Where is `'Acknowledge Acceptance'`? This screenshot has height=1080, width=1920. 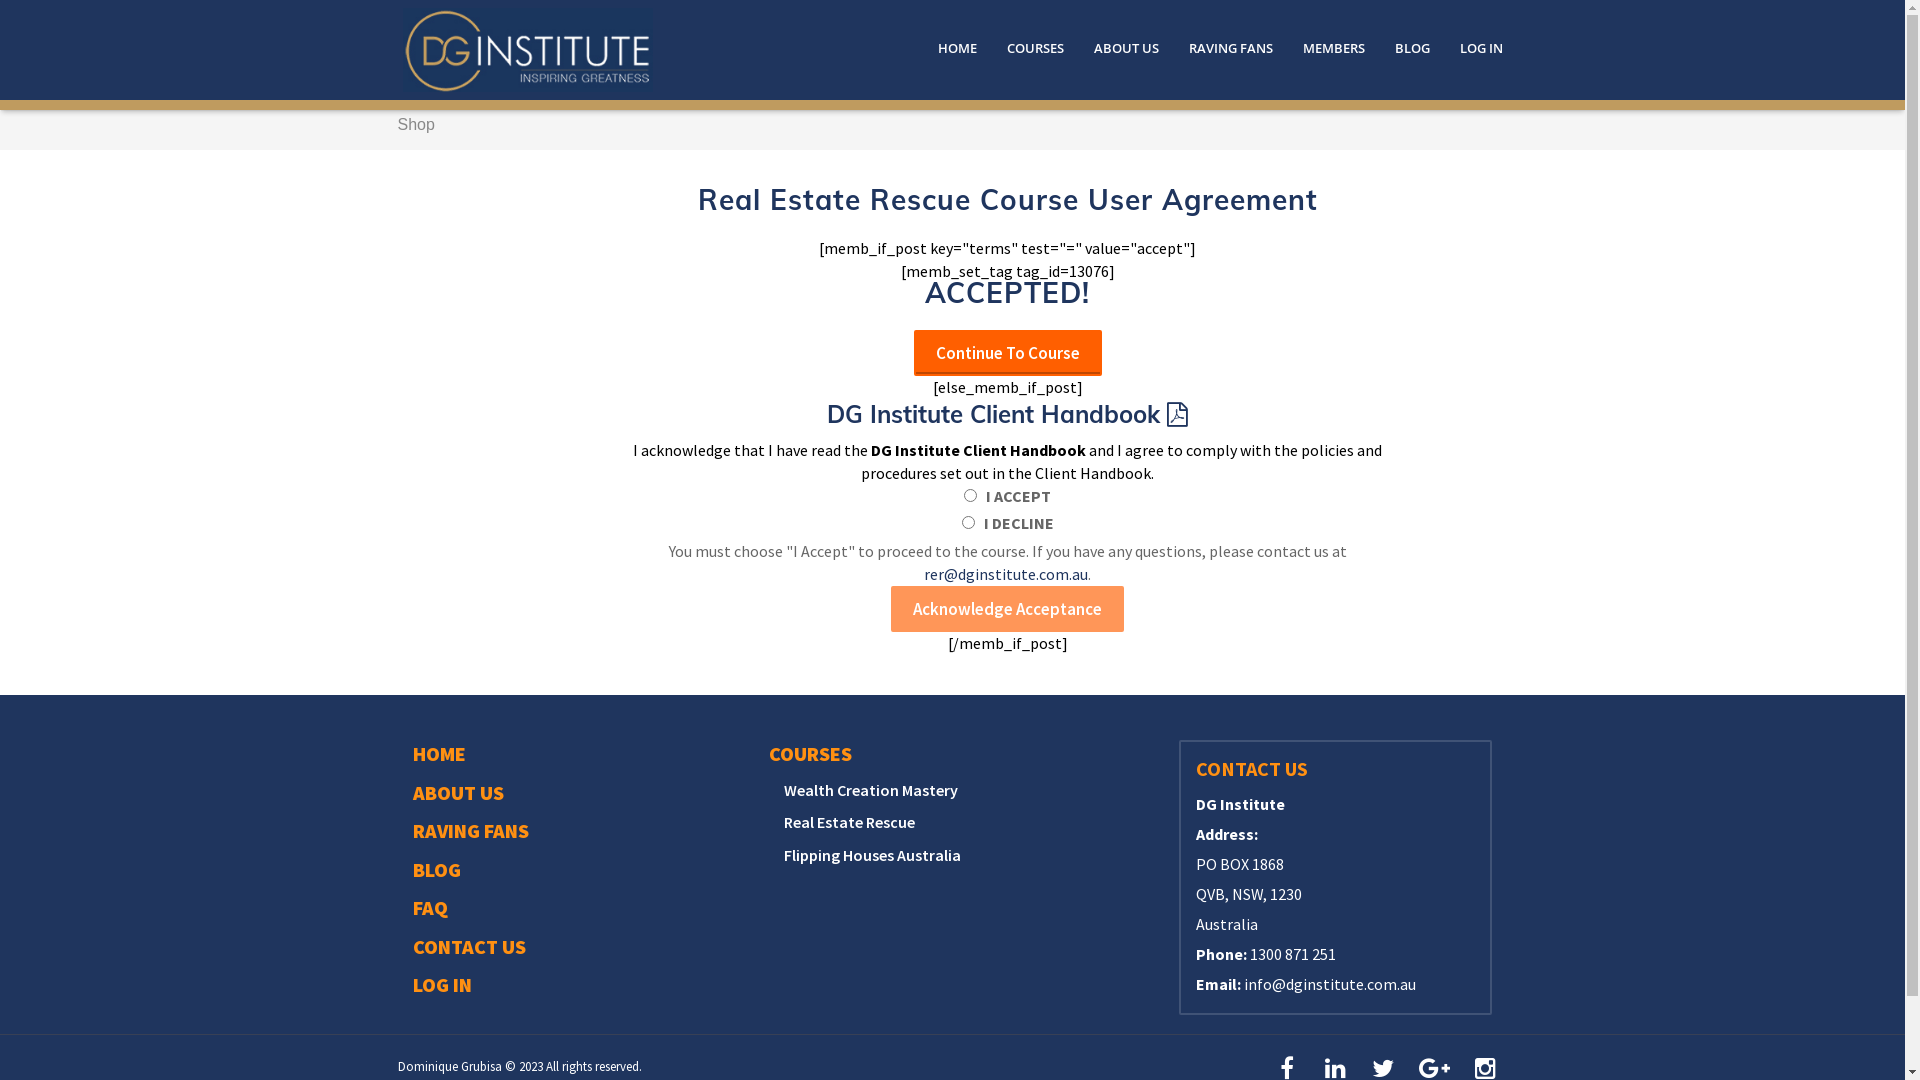 'Acknowledge Acceptance' is located at coordinates (1007, 608).